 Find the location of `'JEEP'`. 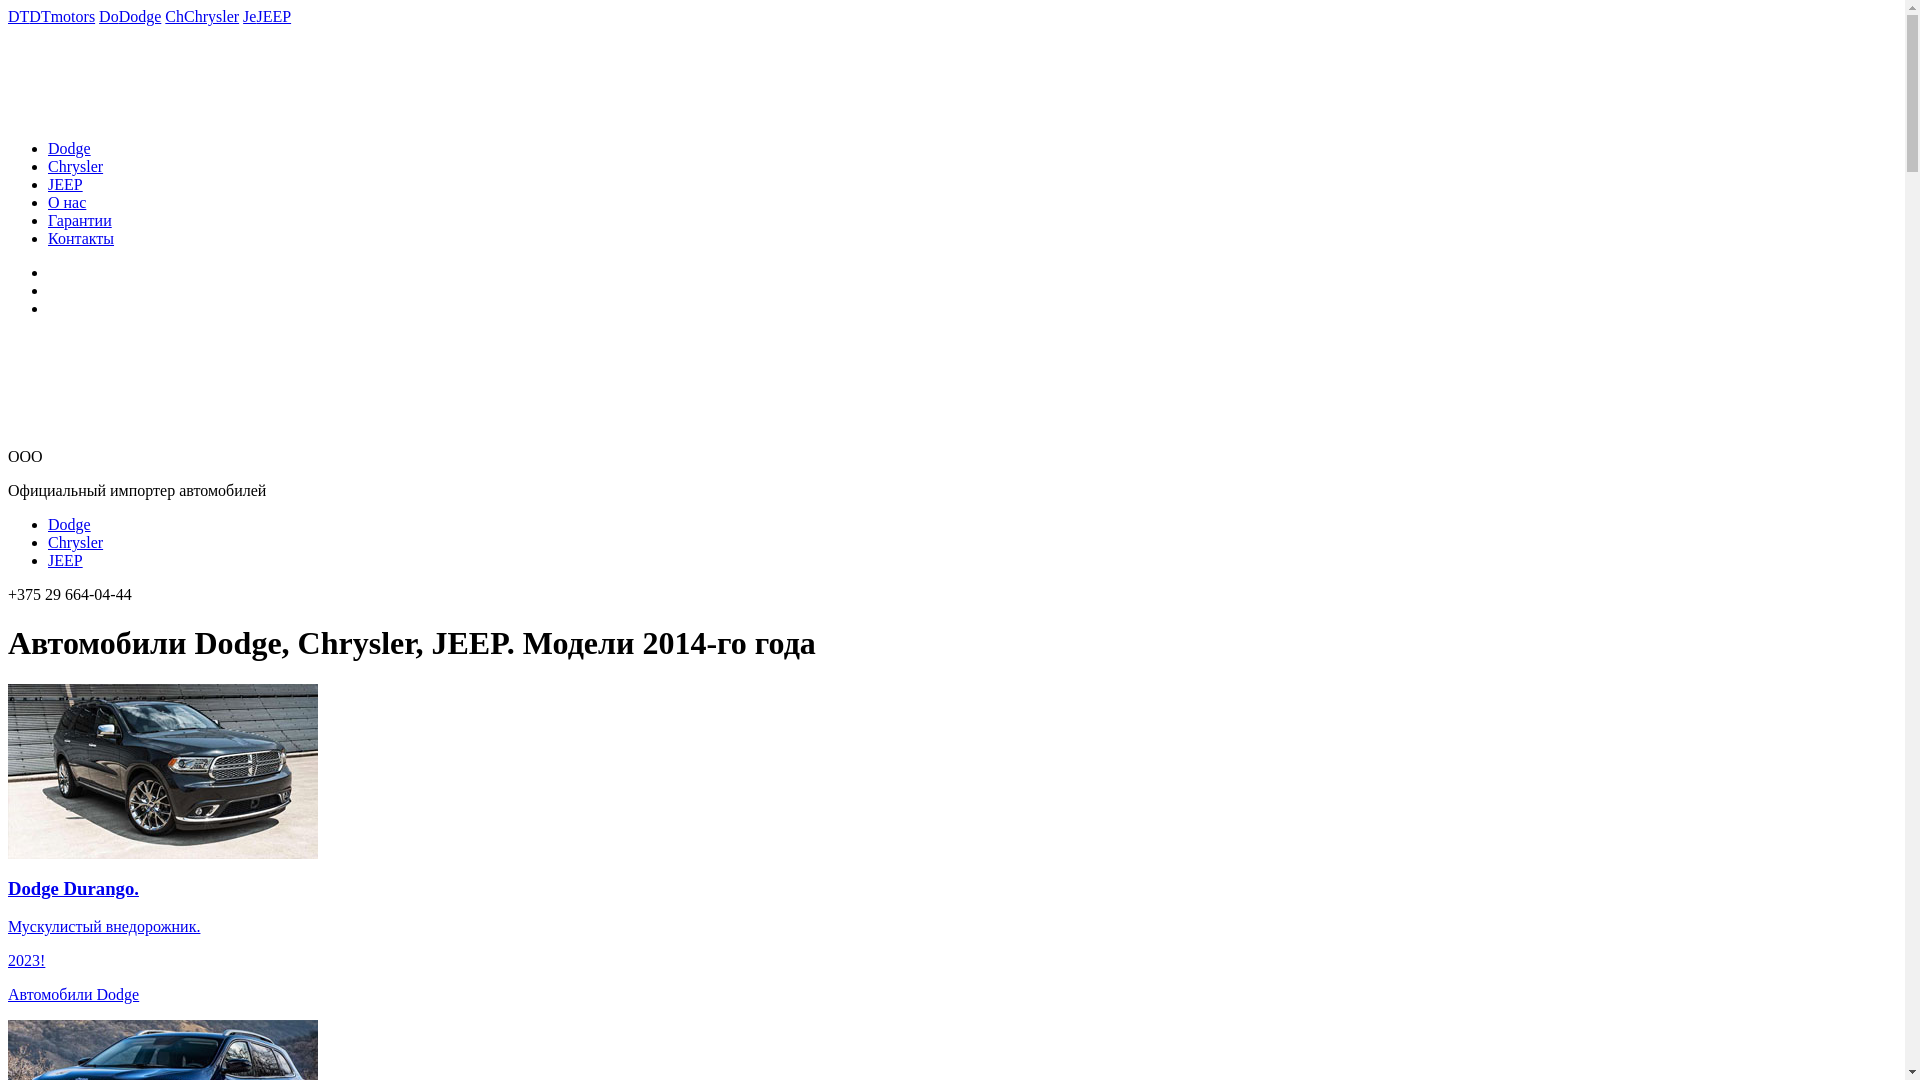

'JEEP' is located at coordinates (65, 184).